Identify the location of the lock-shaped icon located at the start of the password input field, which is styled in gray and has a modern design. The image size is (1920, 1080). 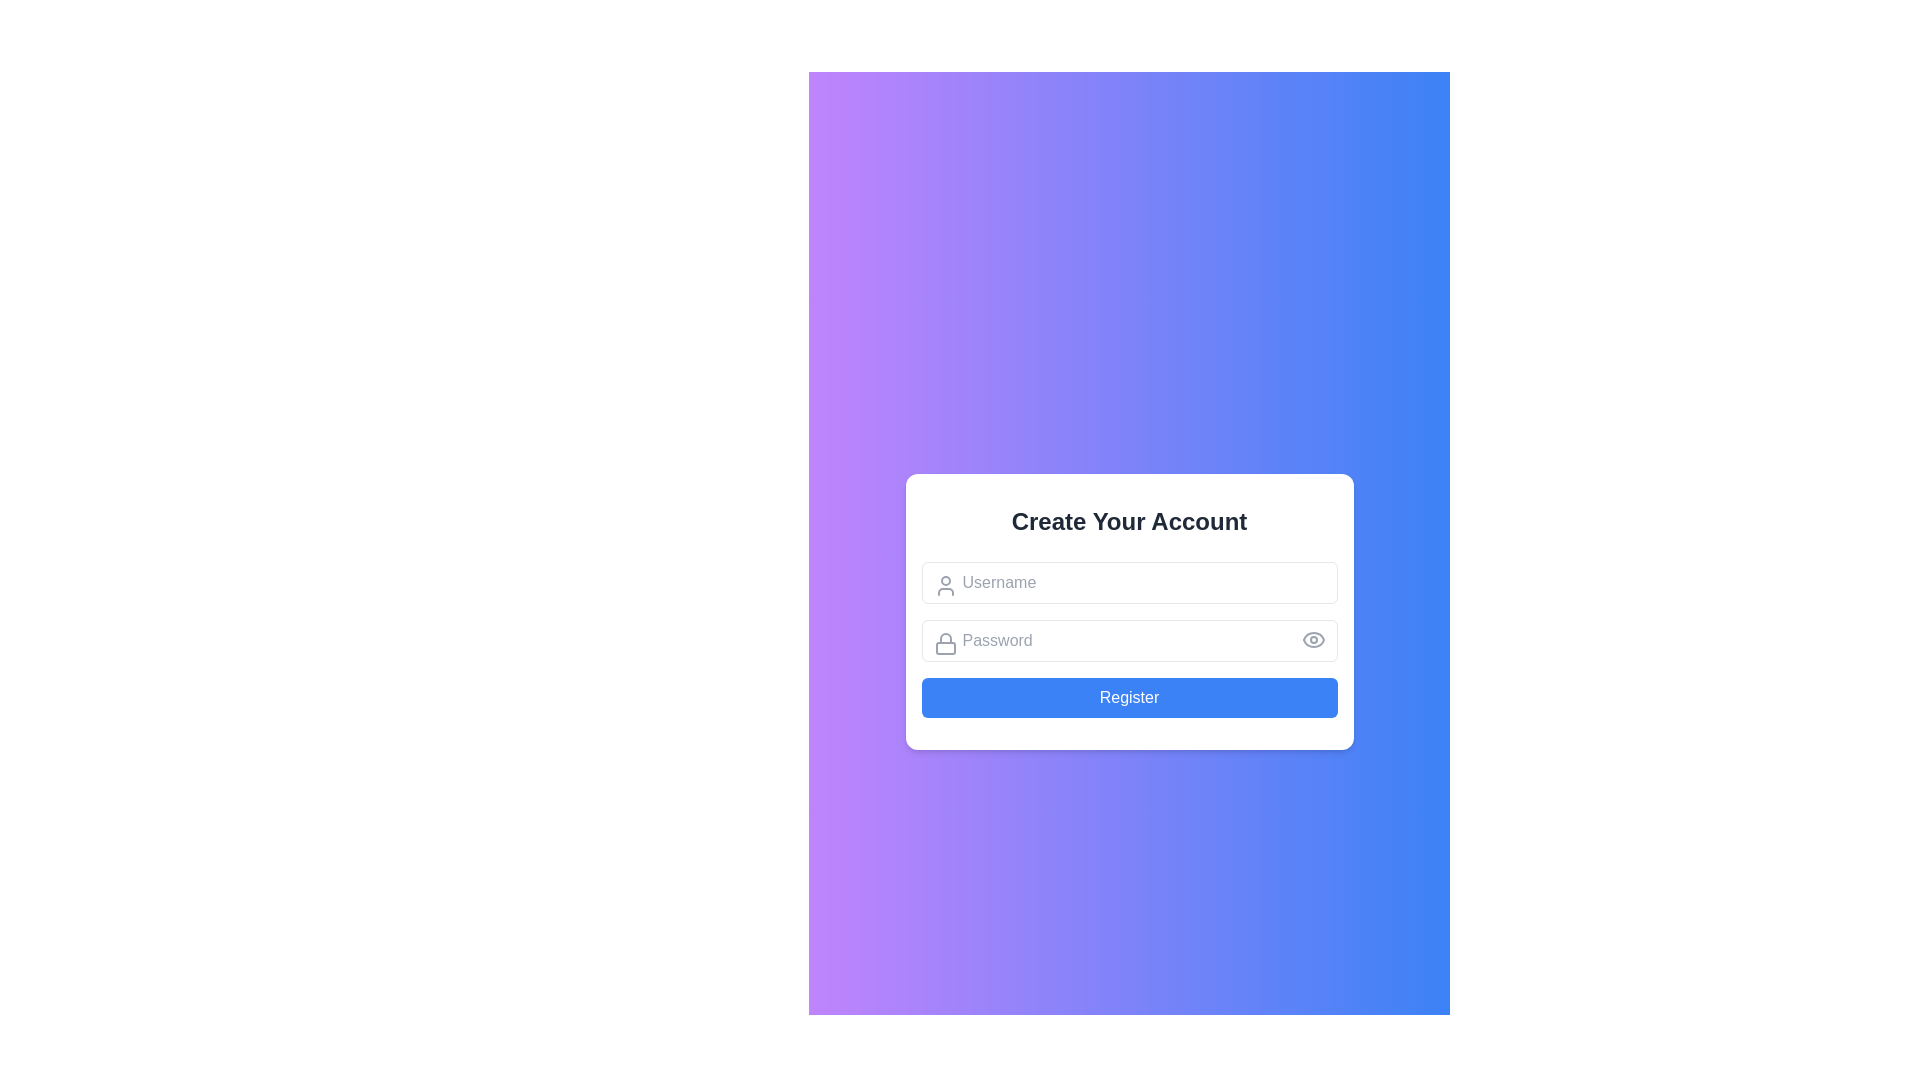
(944, 644).